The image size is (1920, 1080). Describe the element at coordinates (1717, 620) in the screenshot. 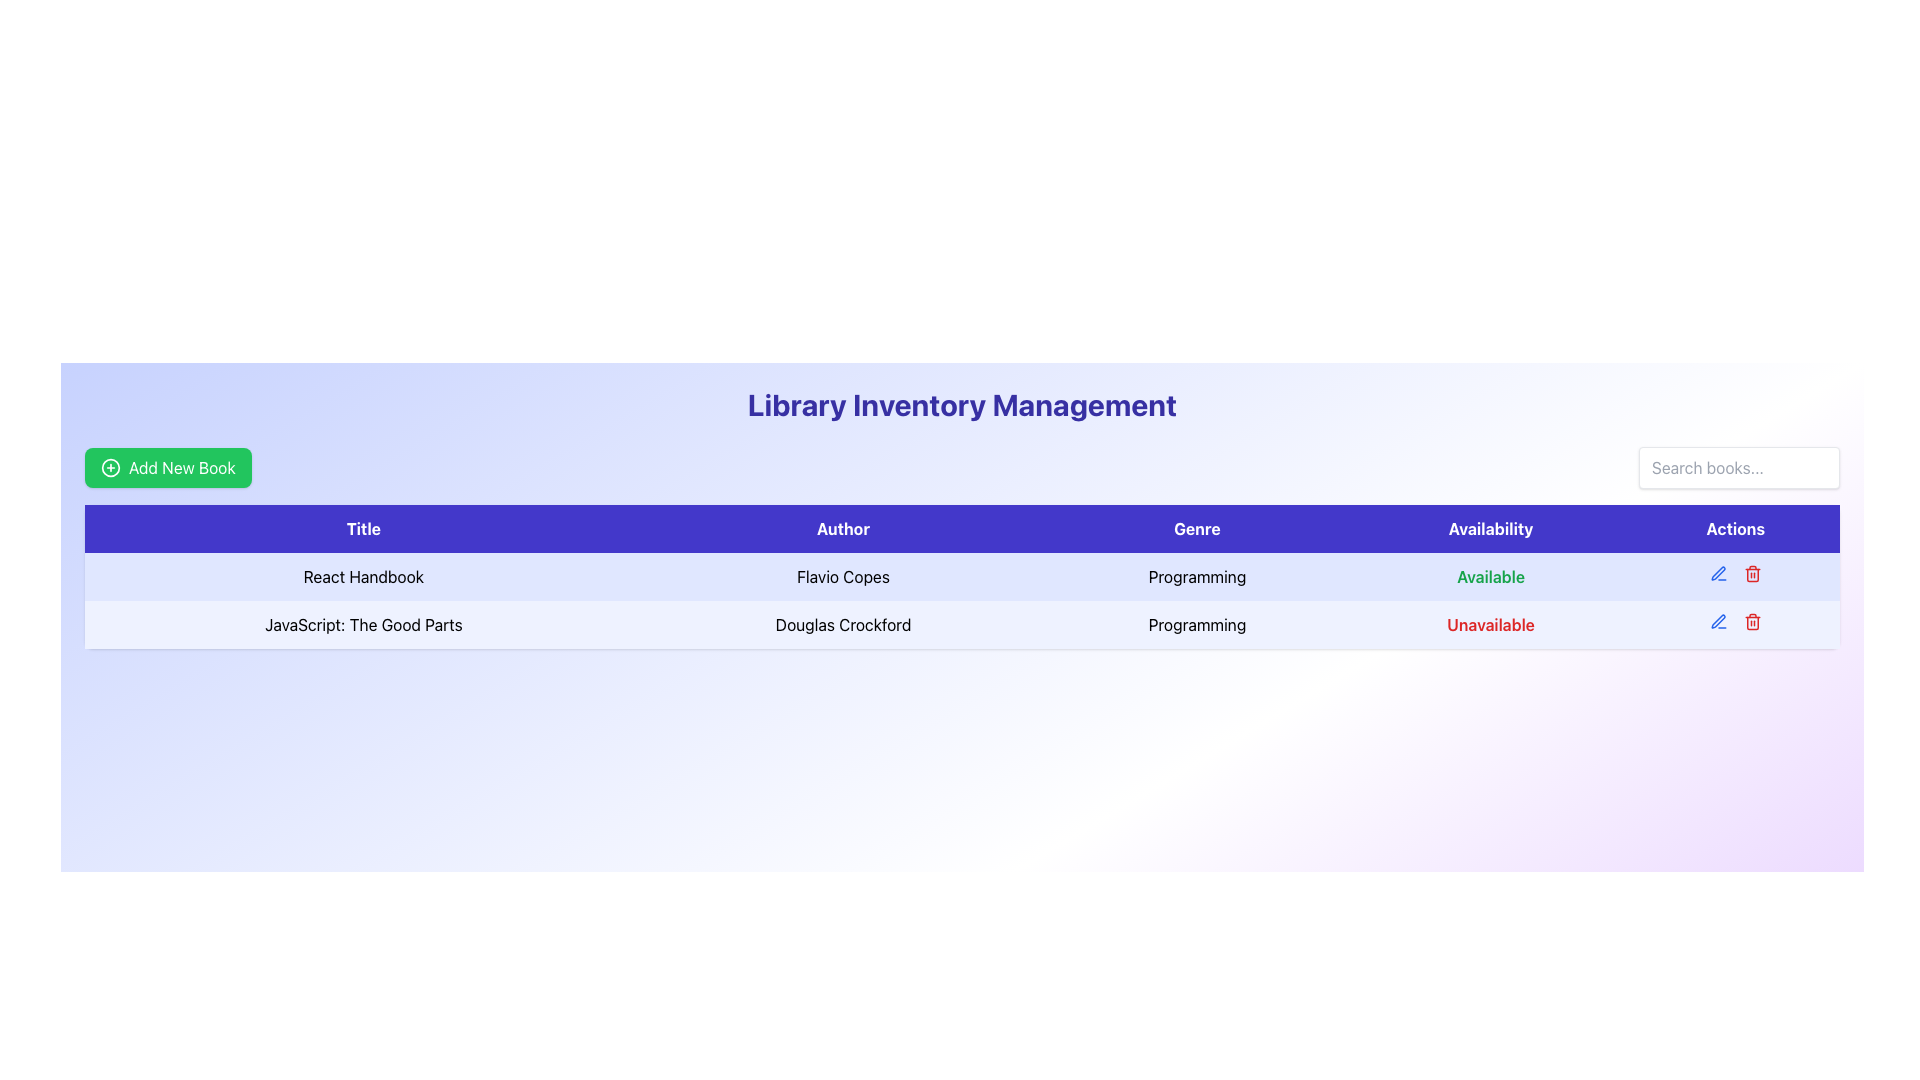

I see `the edit button located in the first row of the table in the 'Actions' column` at that location.